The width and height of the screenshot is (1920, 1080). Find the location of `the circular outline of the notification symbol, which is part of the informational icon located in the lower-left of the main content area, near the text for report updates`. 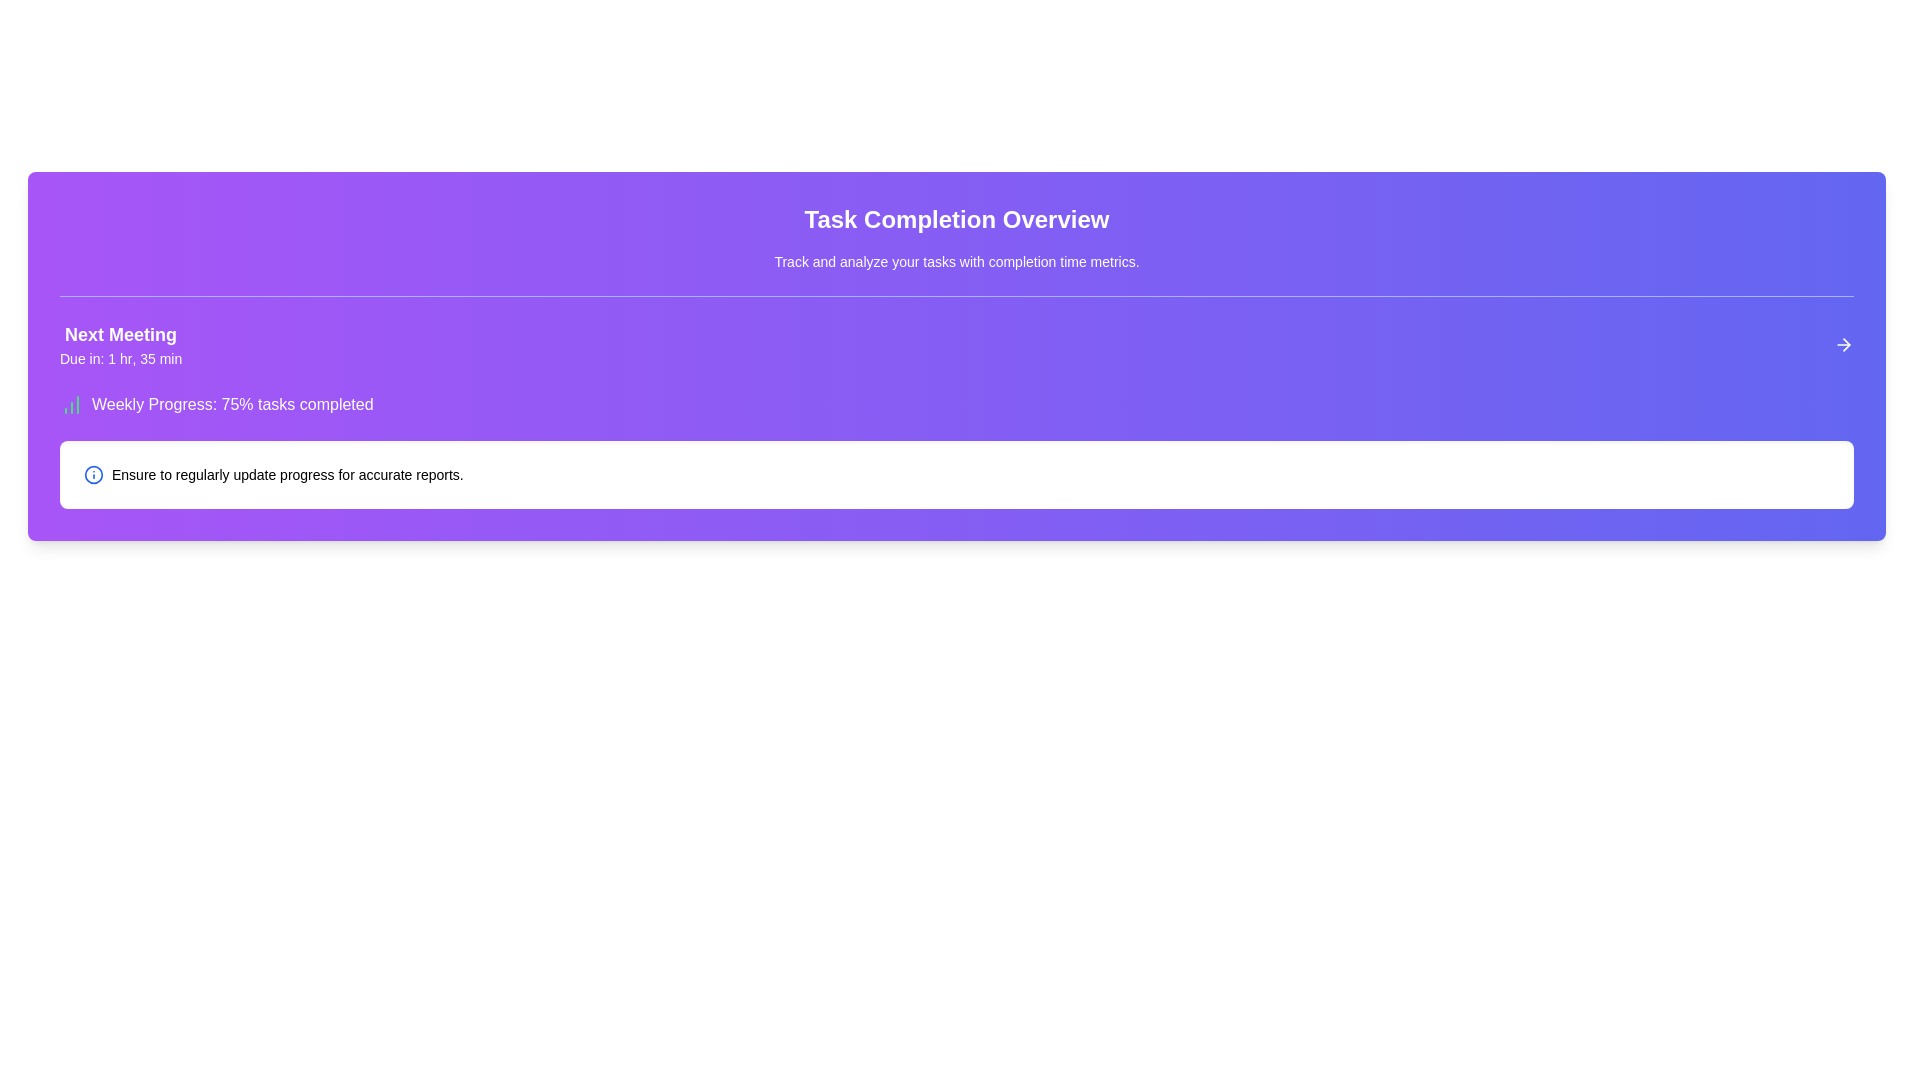

the circular outline of the notification symbol, which is part of the informational icon located in the lower-left of the main content area, near the text for report updates is located at coordinates (93, 474).